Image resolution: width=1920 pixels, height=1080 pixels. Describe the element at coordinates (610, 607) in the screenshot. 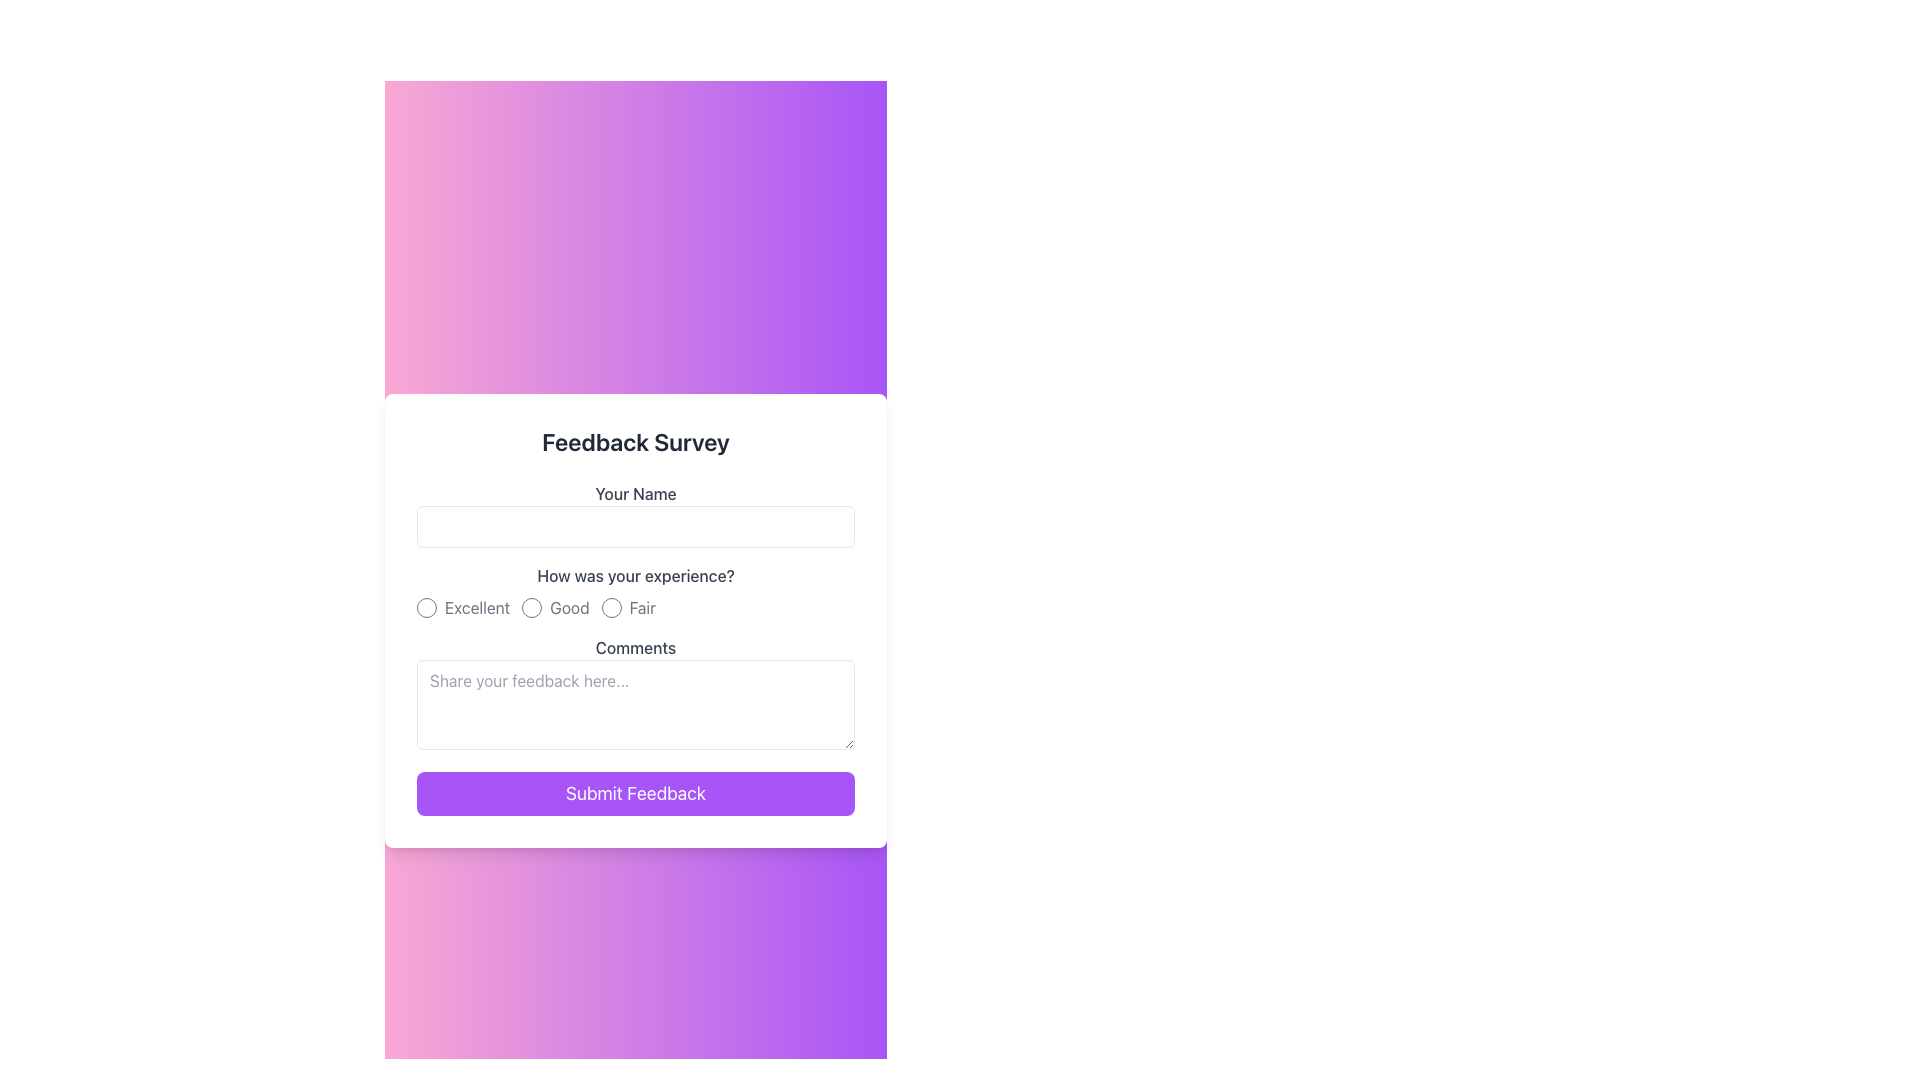

I see `the 'Fair' radio button` at that location.